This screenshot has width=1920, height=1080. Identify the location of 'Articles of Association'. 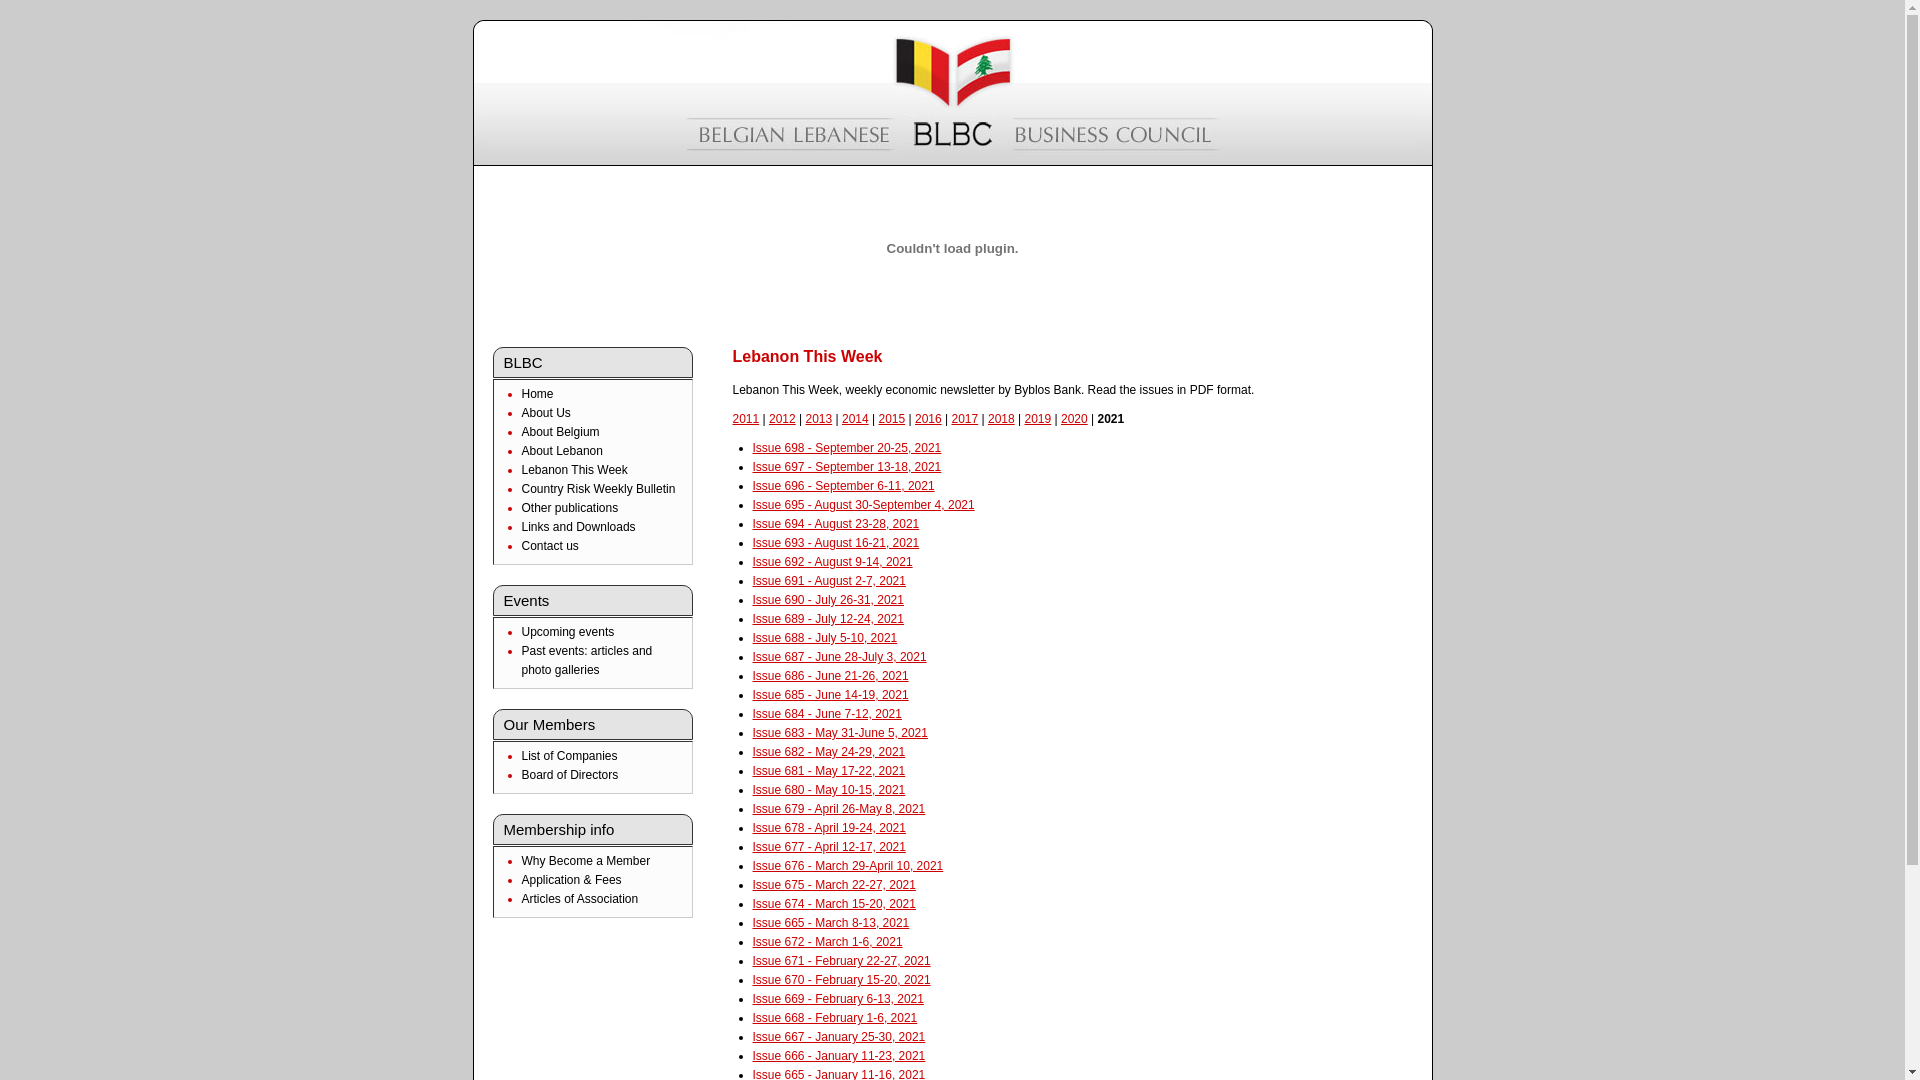
(579, 897).